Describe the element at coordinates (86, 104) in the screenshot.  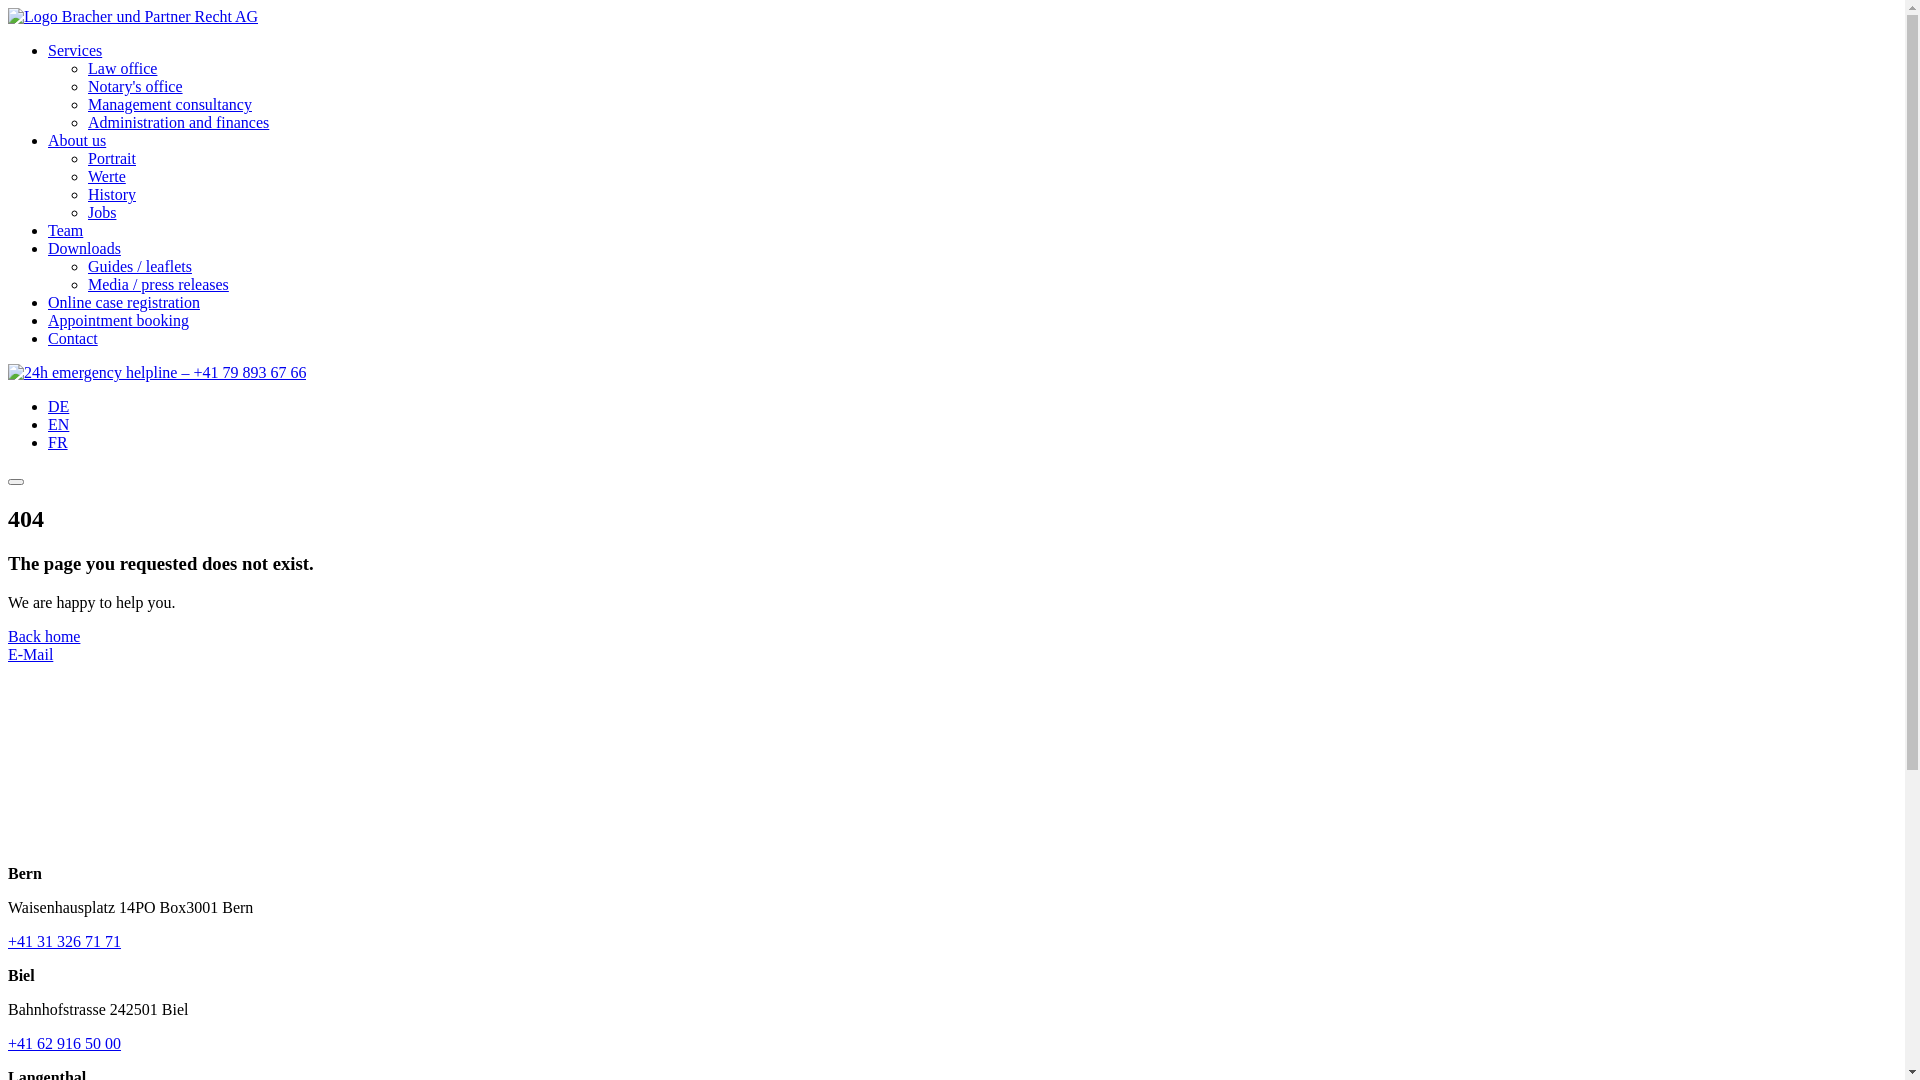
I see `'Management consultancy'` at that location.